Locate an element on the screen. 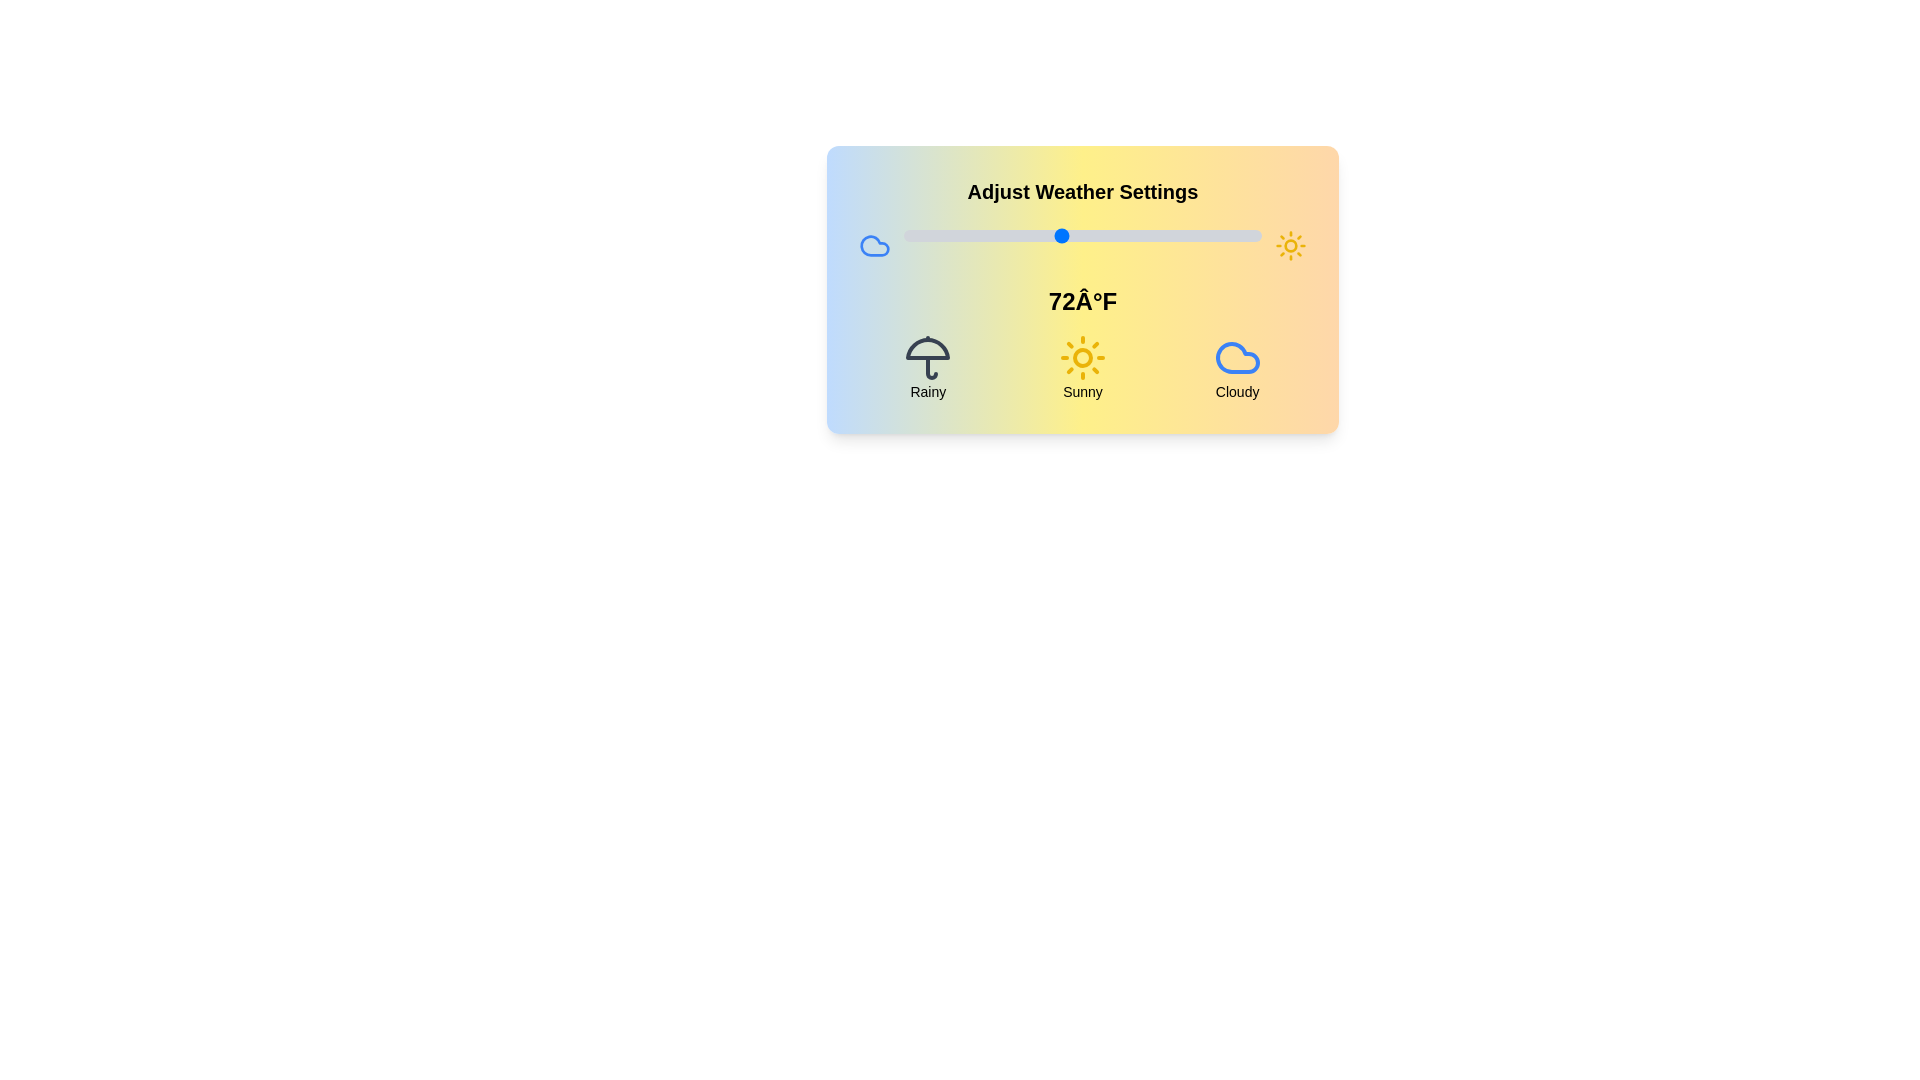  the weather condition icon corresponding to Rainy is located at coordinates (926, 357).